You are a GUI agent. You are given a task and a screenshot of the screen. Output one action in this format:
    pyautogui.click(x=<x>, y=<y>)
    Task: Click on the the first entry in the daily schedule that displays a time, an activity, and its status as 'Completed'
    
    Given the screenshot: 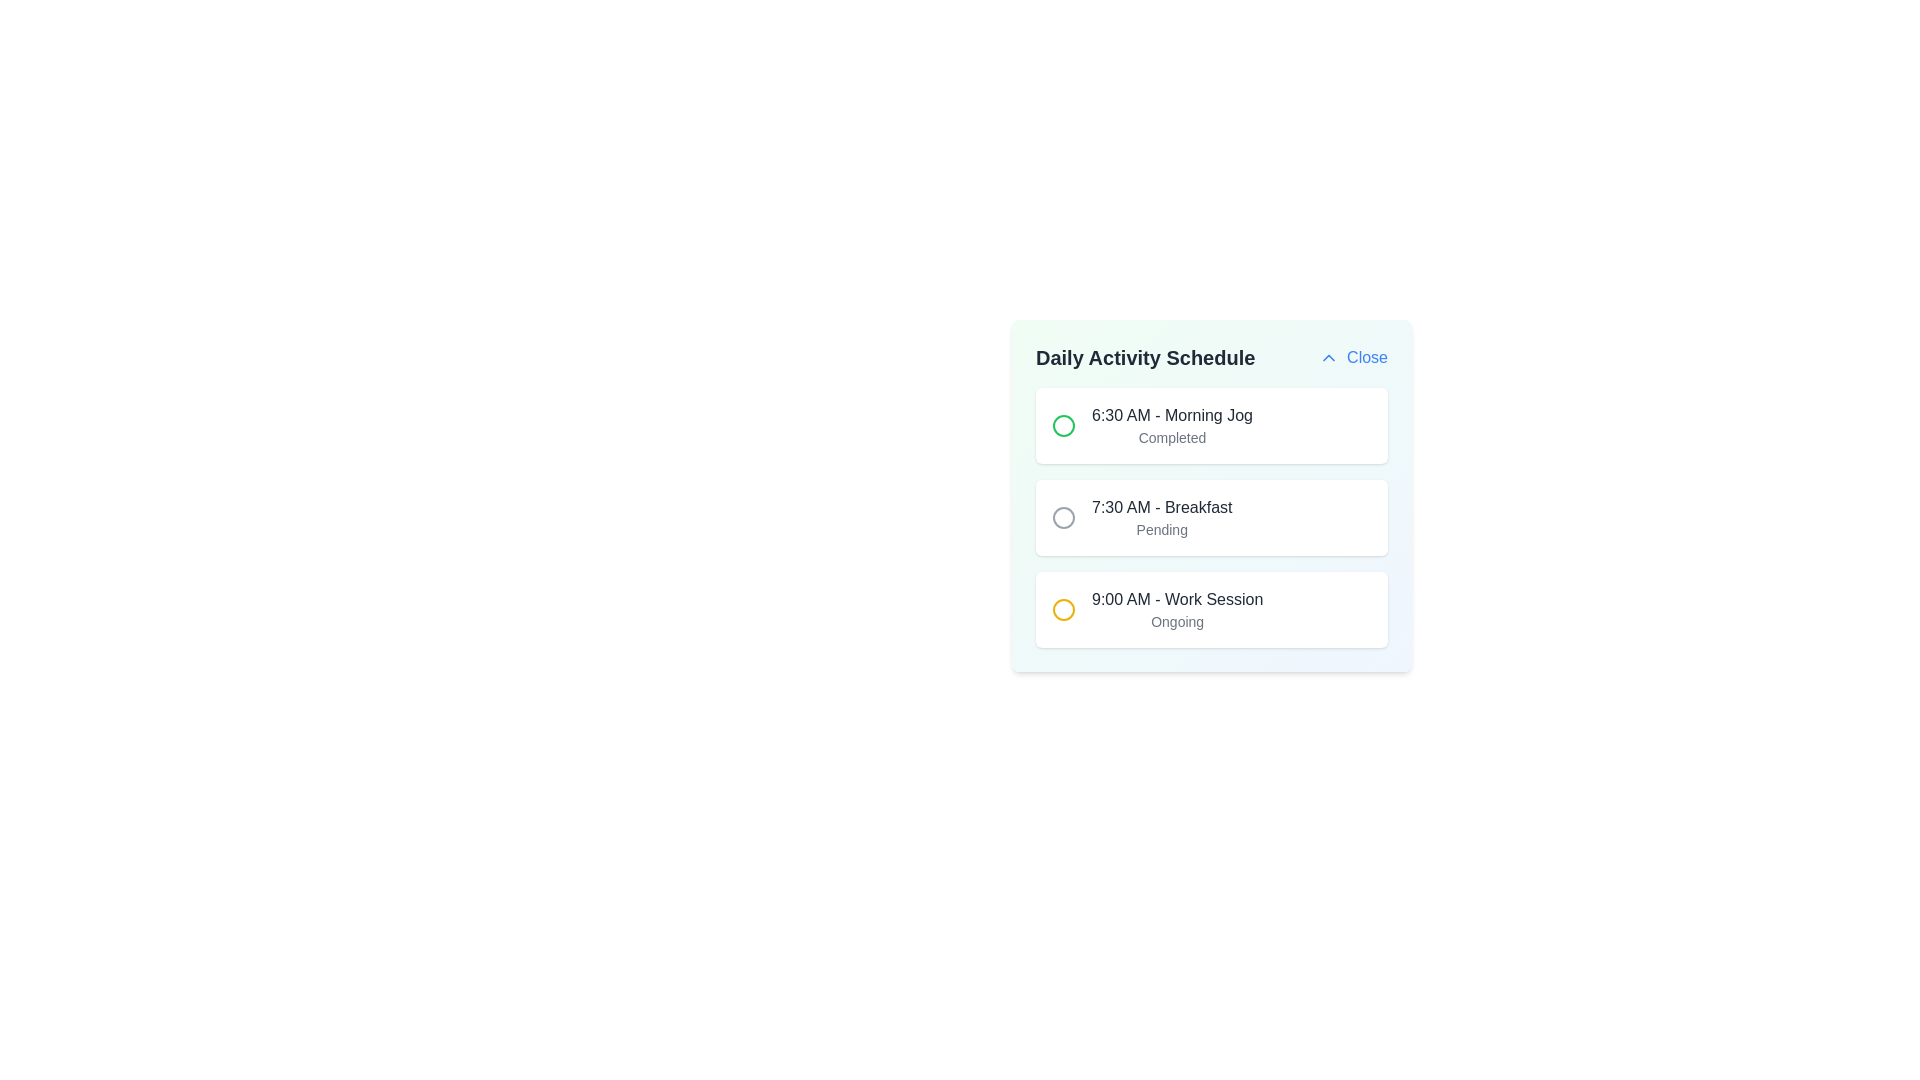 What is the action you would take?
    pyautogui.click(x=1172, y=424)
    